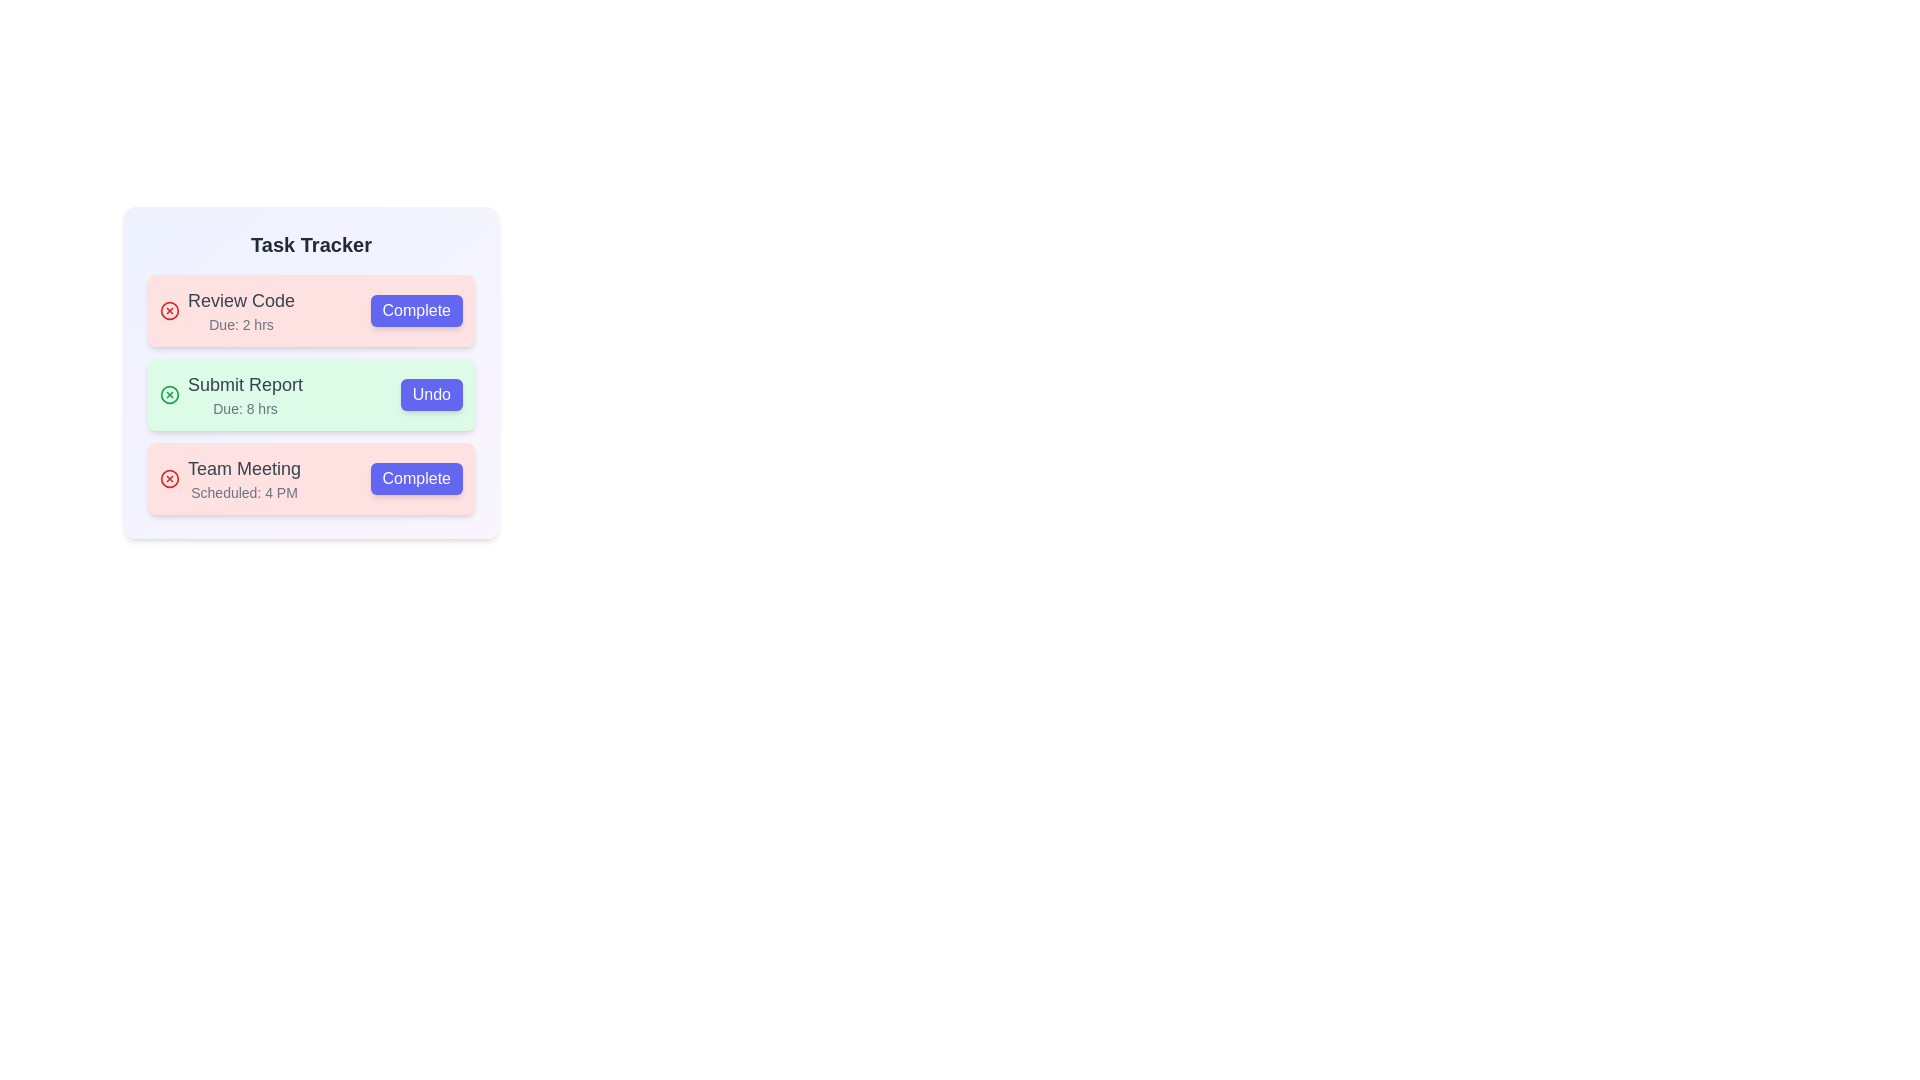 This screenshot has width=1920, height=1080. I want to click on the task labeled 'Team Meeting' to observe hover effects, so click(310, 478).